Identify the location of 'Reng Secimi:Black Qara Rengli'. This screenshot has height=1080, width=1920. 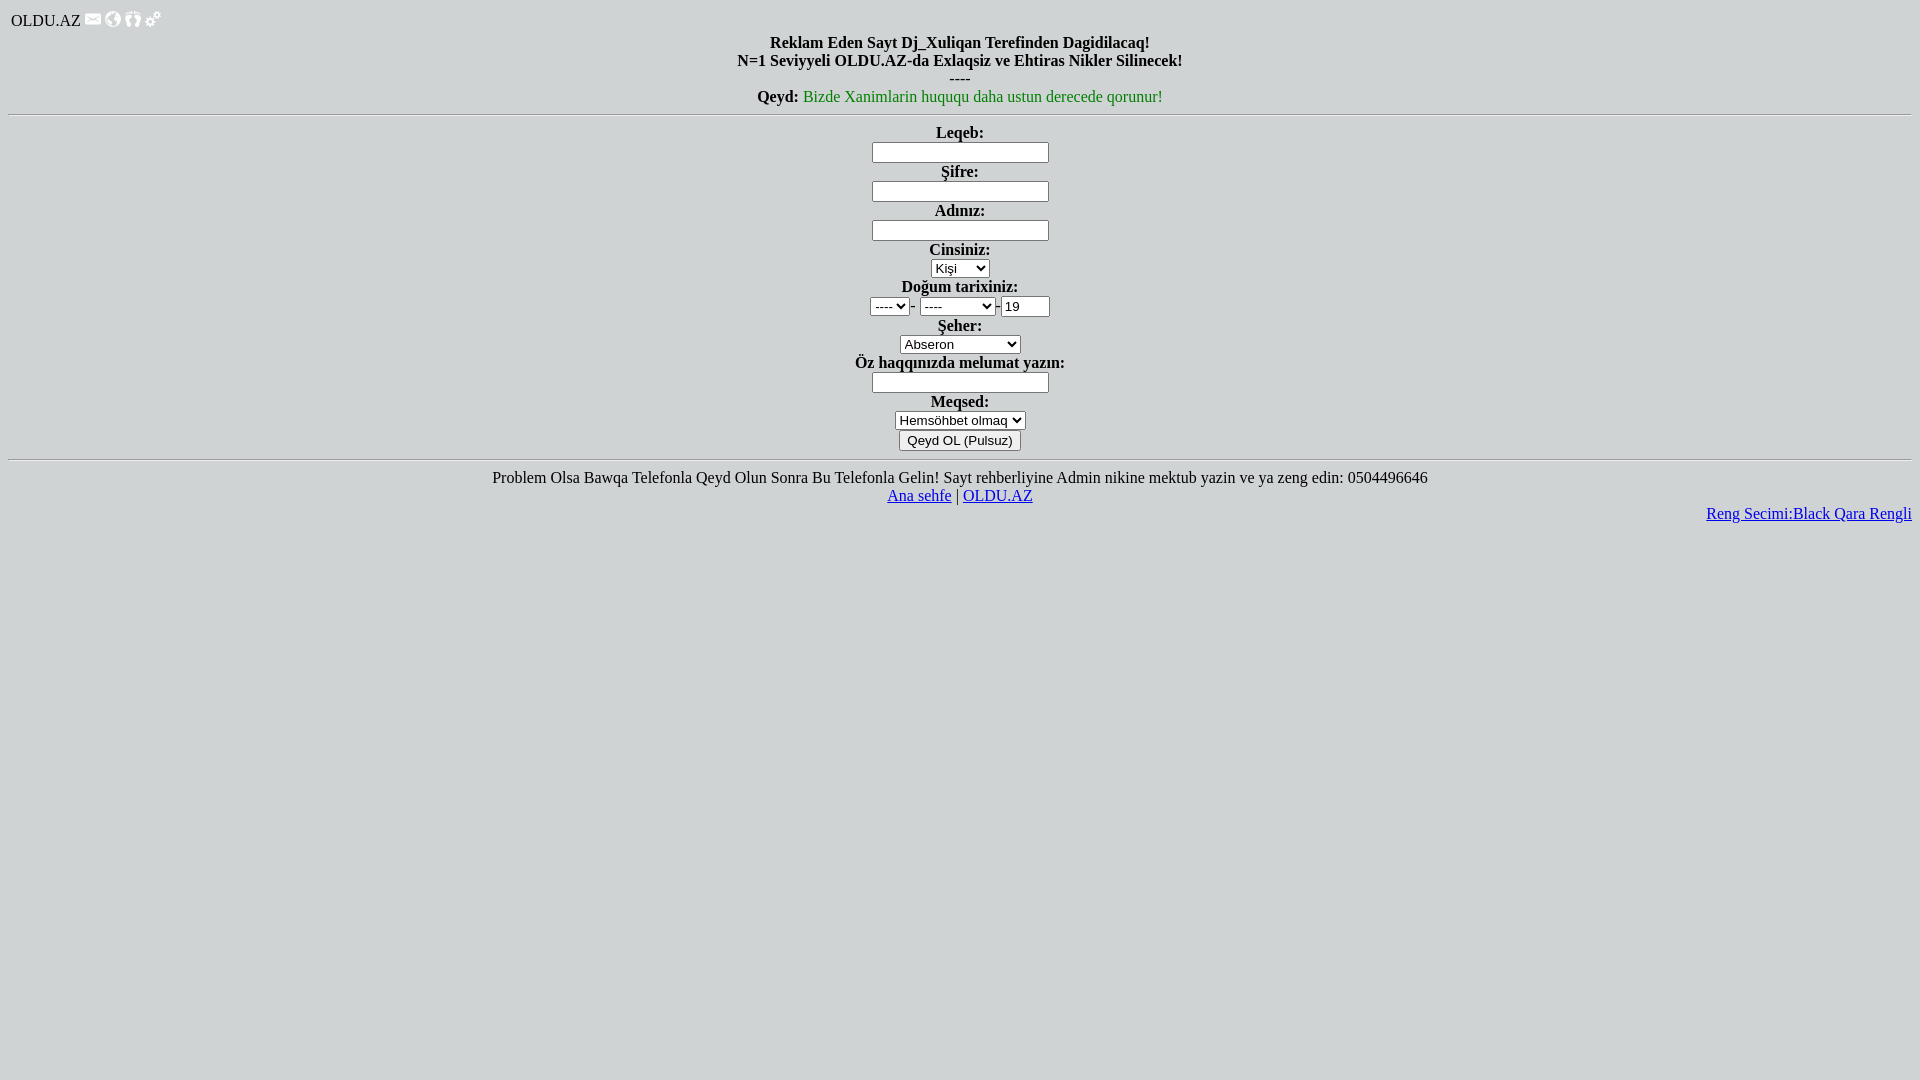
(1704, 512).